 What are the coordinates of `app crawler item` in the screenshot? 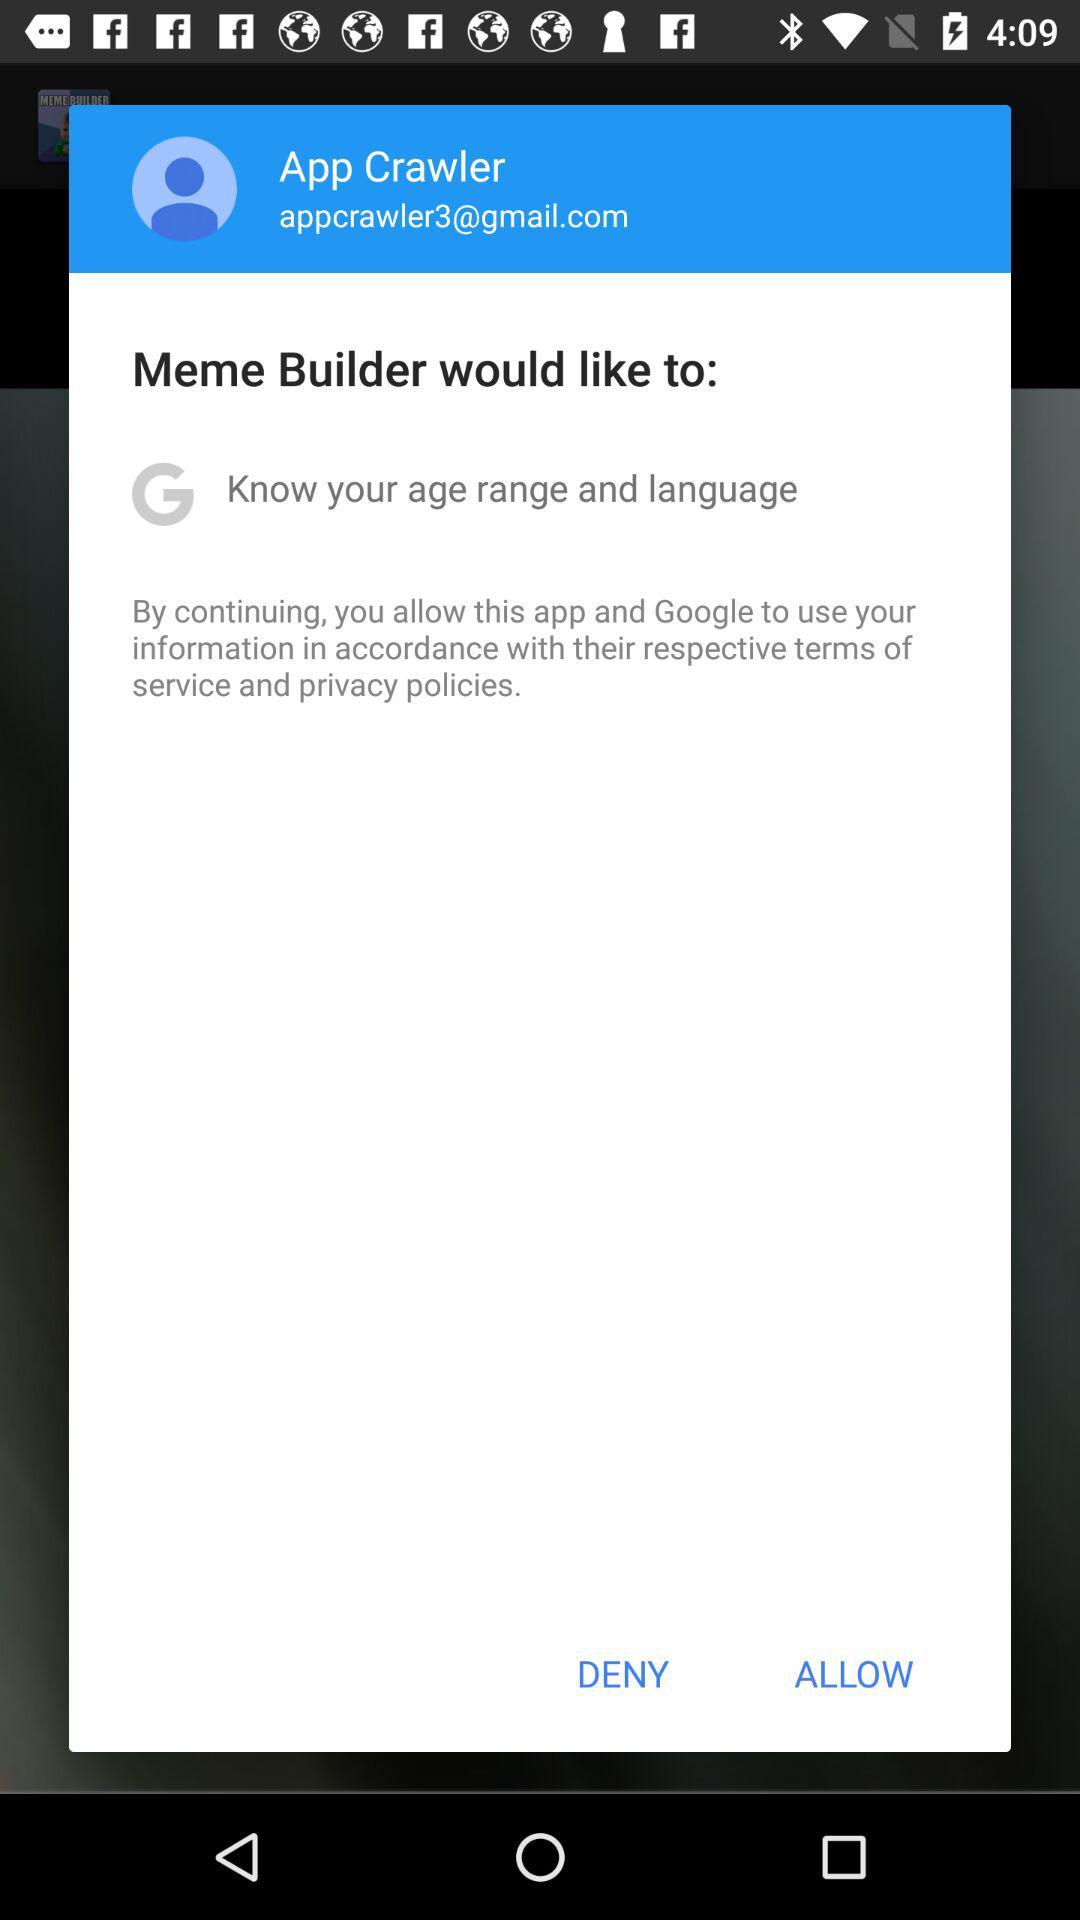 It's located at (392, 164).